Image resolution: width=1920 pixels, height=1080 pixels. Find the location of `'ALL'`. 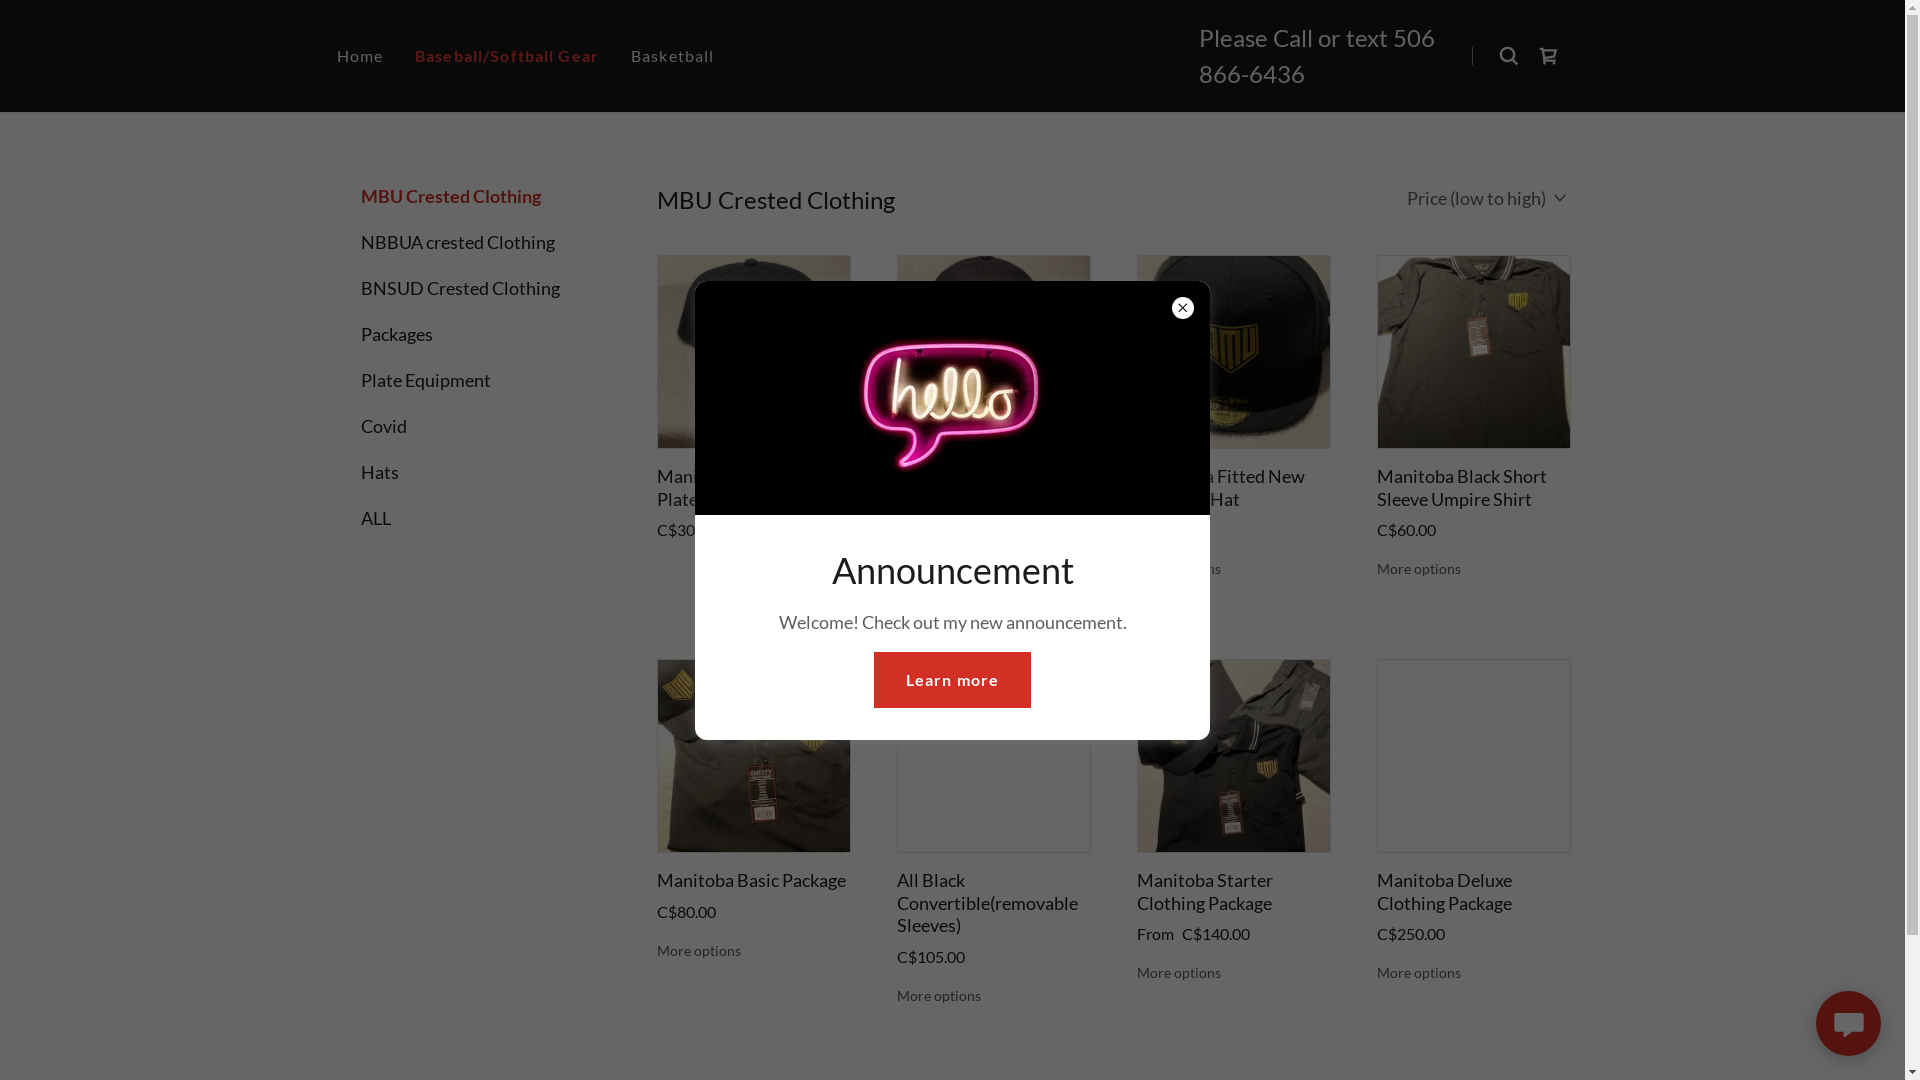

'ALL' is located at coordinates (360, 516).